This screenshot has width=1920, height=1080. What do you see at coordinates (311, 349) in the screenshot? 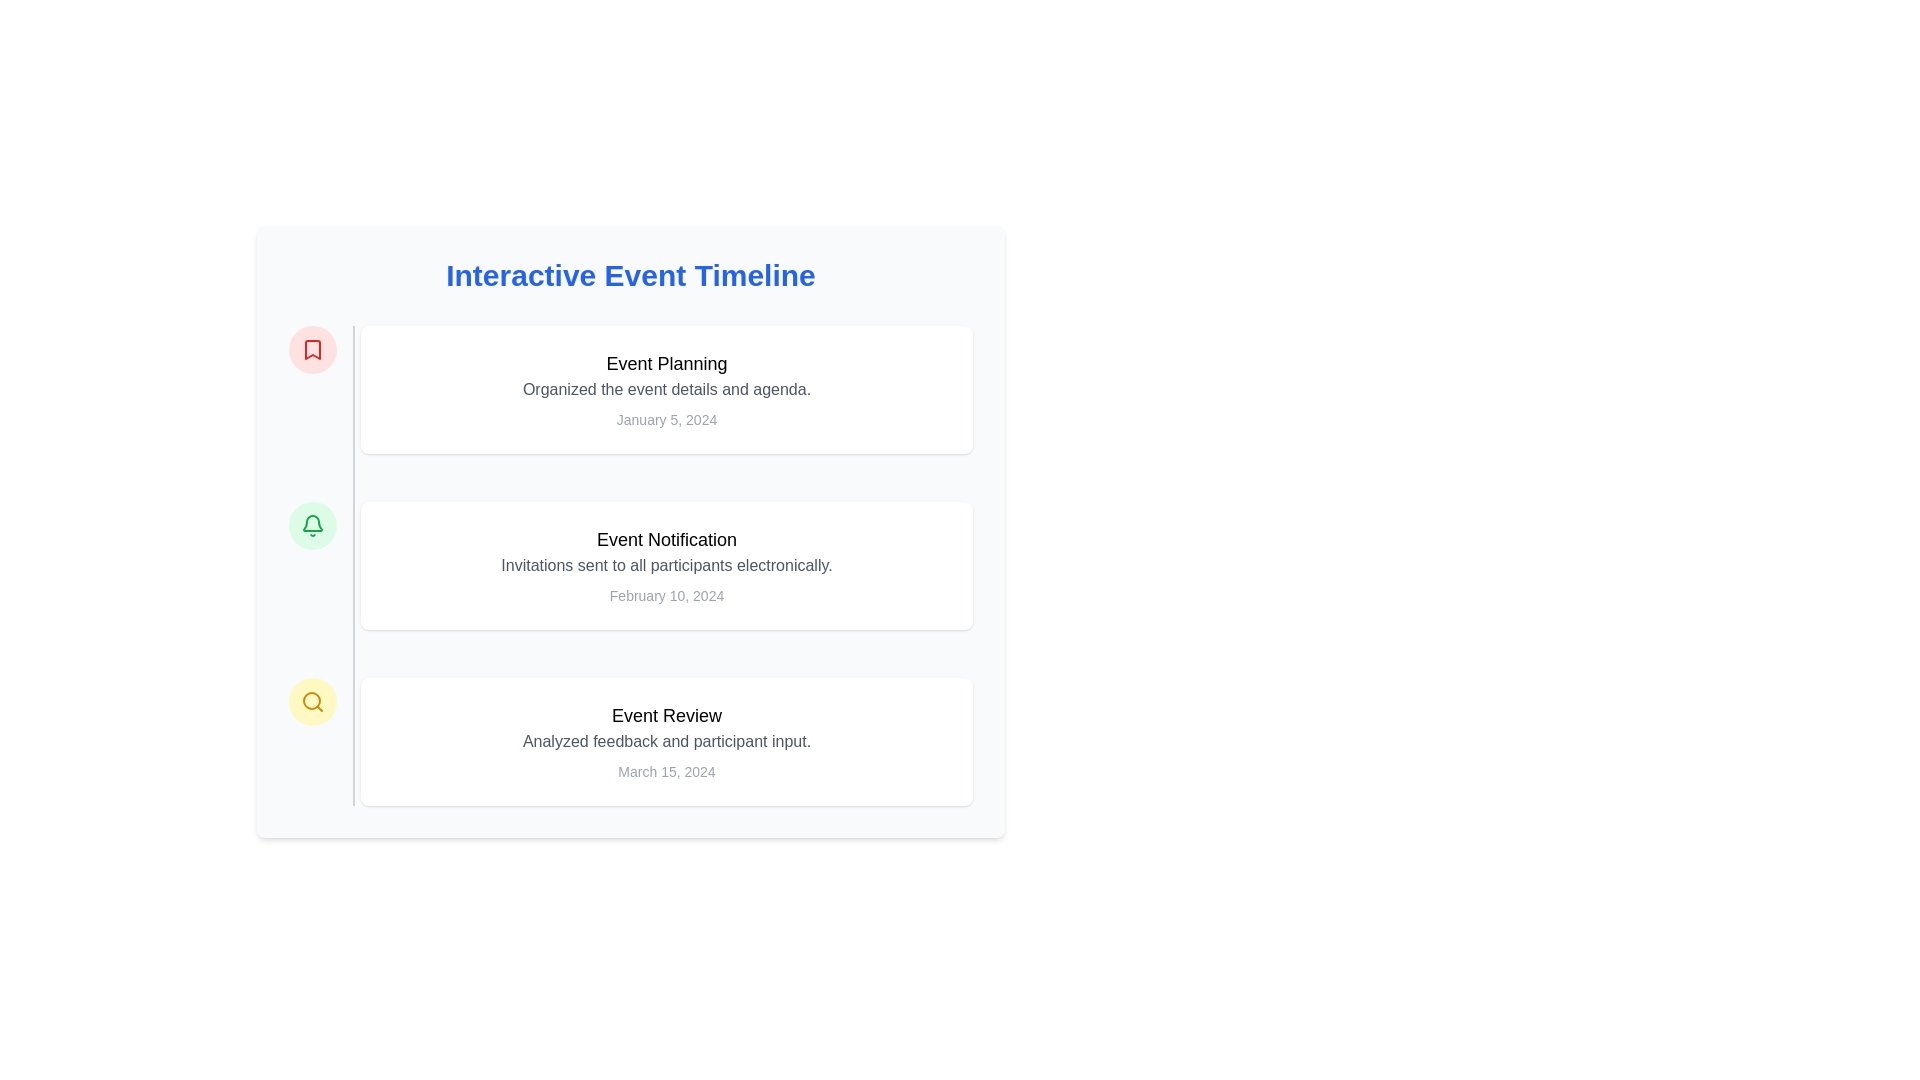
I see `the red bookmark-shaped SVG icon within the topmost circular button on the left side of the event timeline` at bounding box center [311, 349].